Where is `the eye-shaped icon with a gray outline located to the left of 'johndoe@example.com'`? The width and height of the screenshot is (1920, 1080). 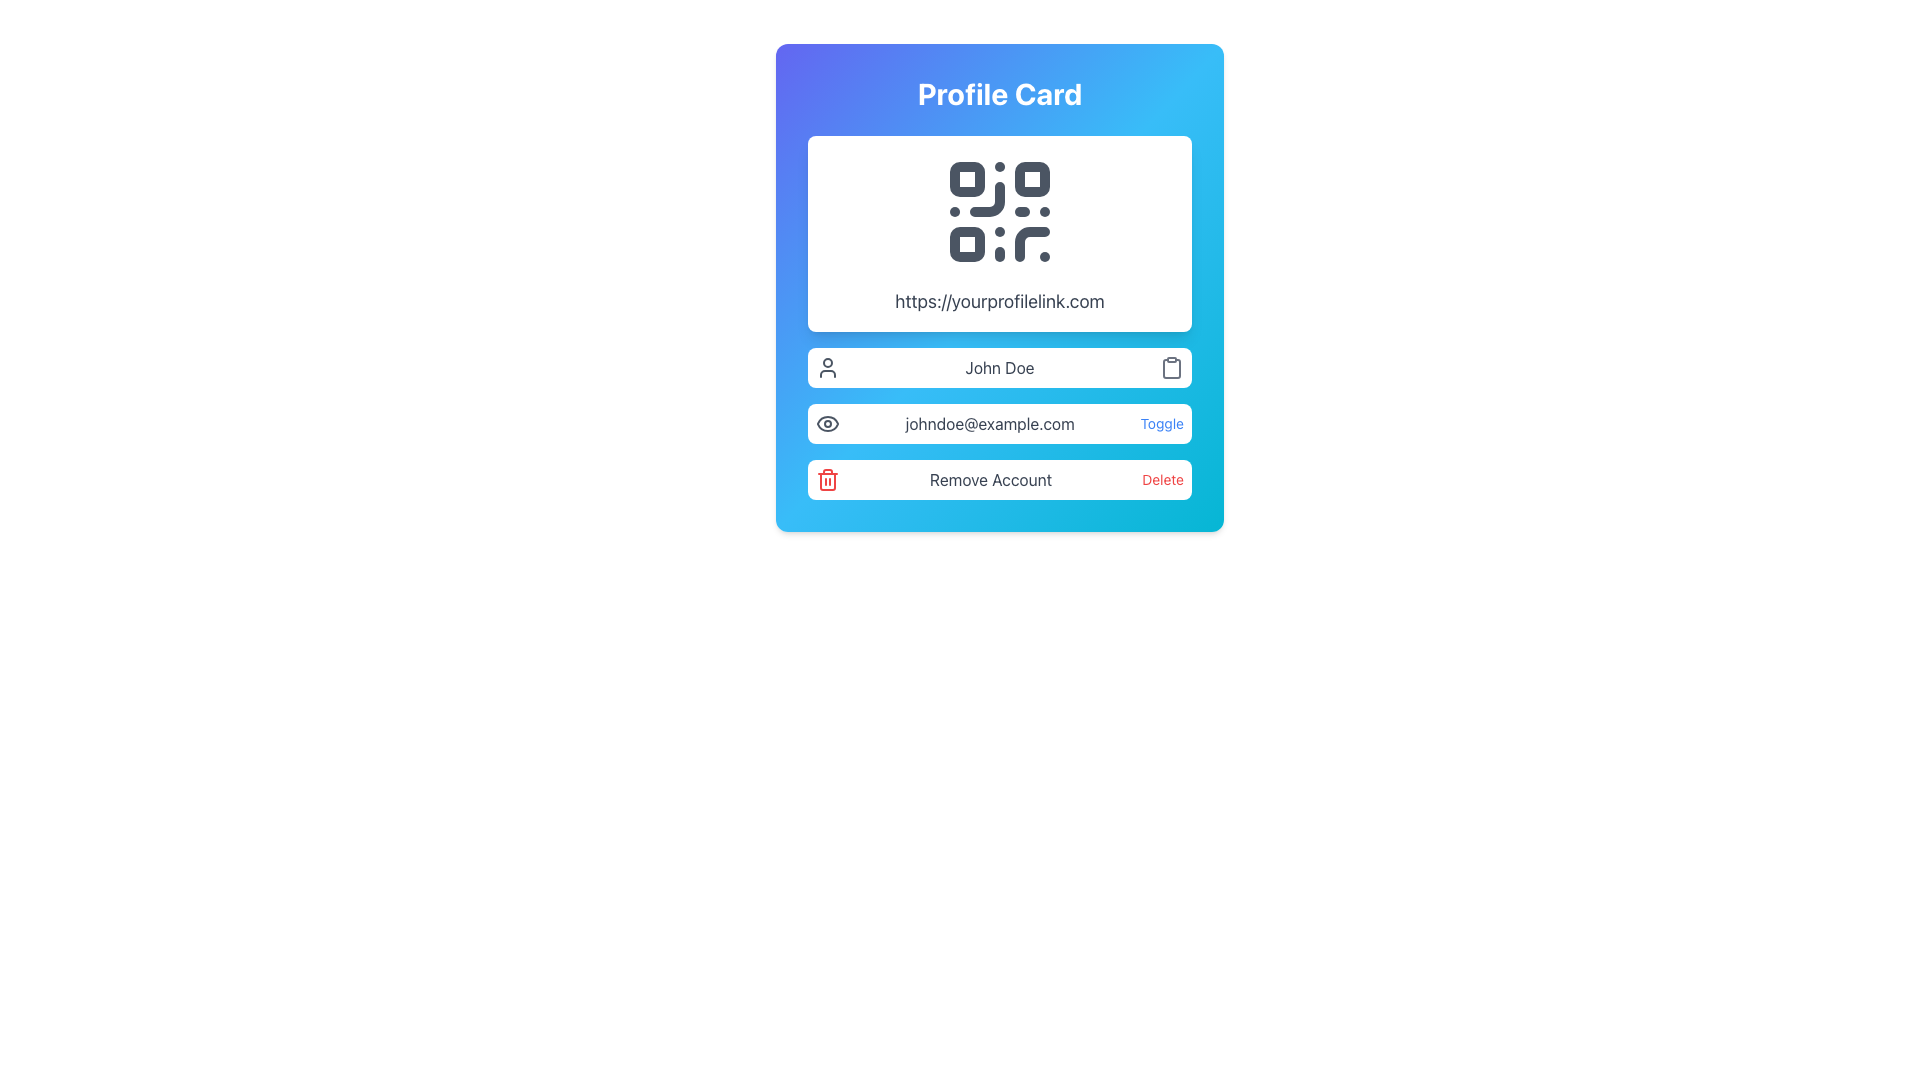 the eye-shaped icon with a gray outline located to the left of 'johndoe@example.com' is located at coordinates (828, 423).